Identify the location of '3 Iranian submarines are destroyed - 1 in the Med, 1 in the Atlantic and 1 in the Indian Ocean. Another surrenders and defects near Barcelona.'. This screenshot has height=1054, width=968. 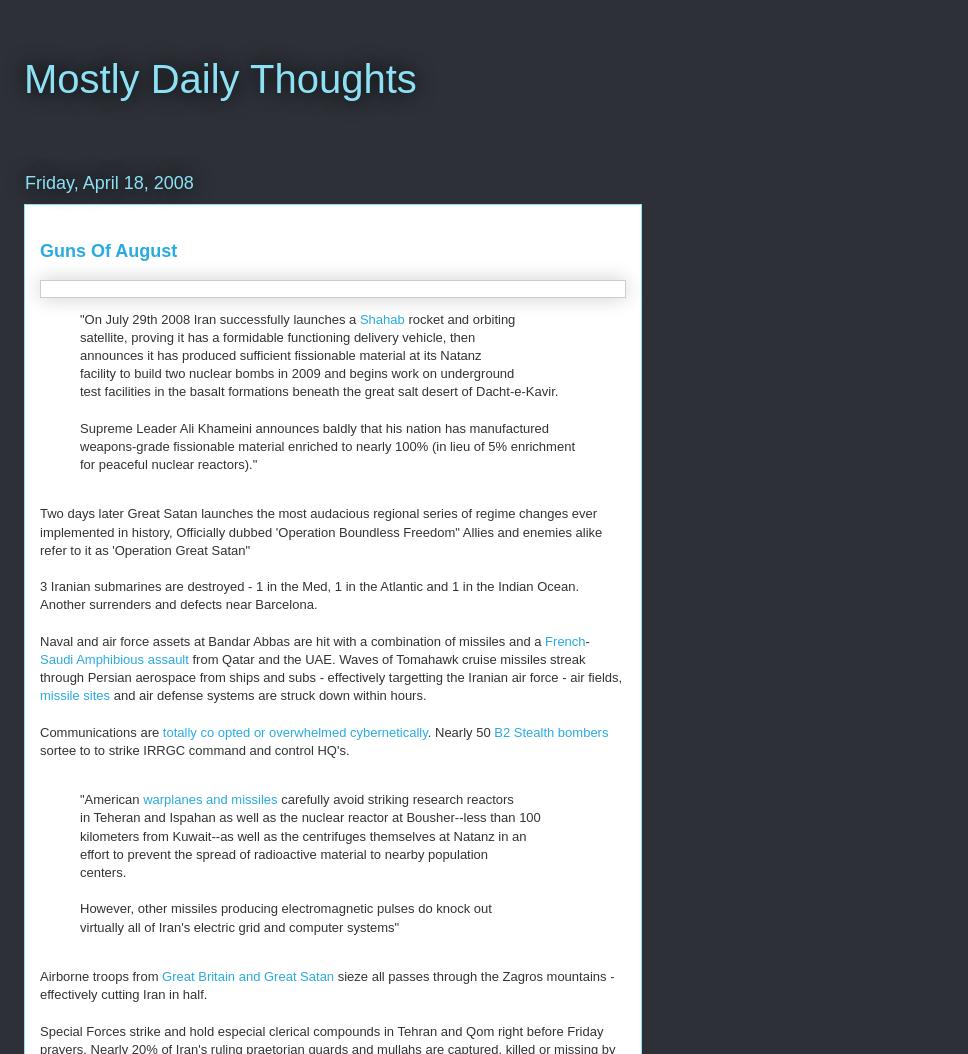
(308, 594).